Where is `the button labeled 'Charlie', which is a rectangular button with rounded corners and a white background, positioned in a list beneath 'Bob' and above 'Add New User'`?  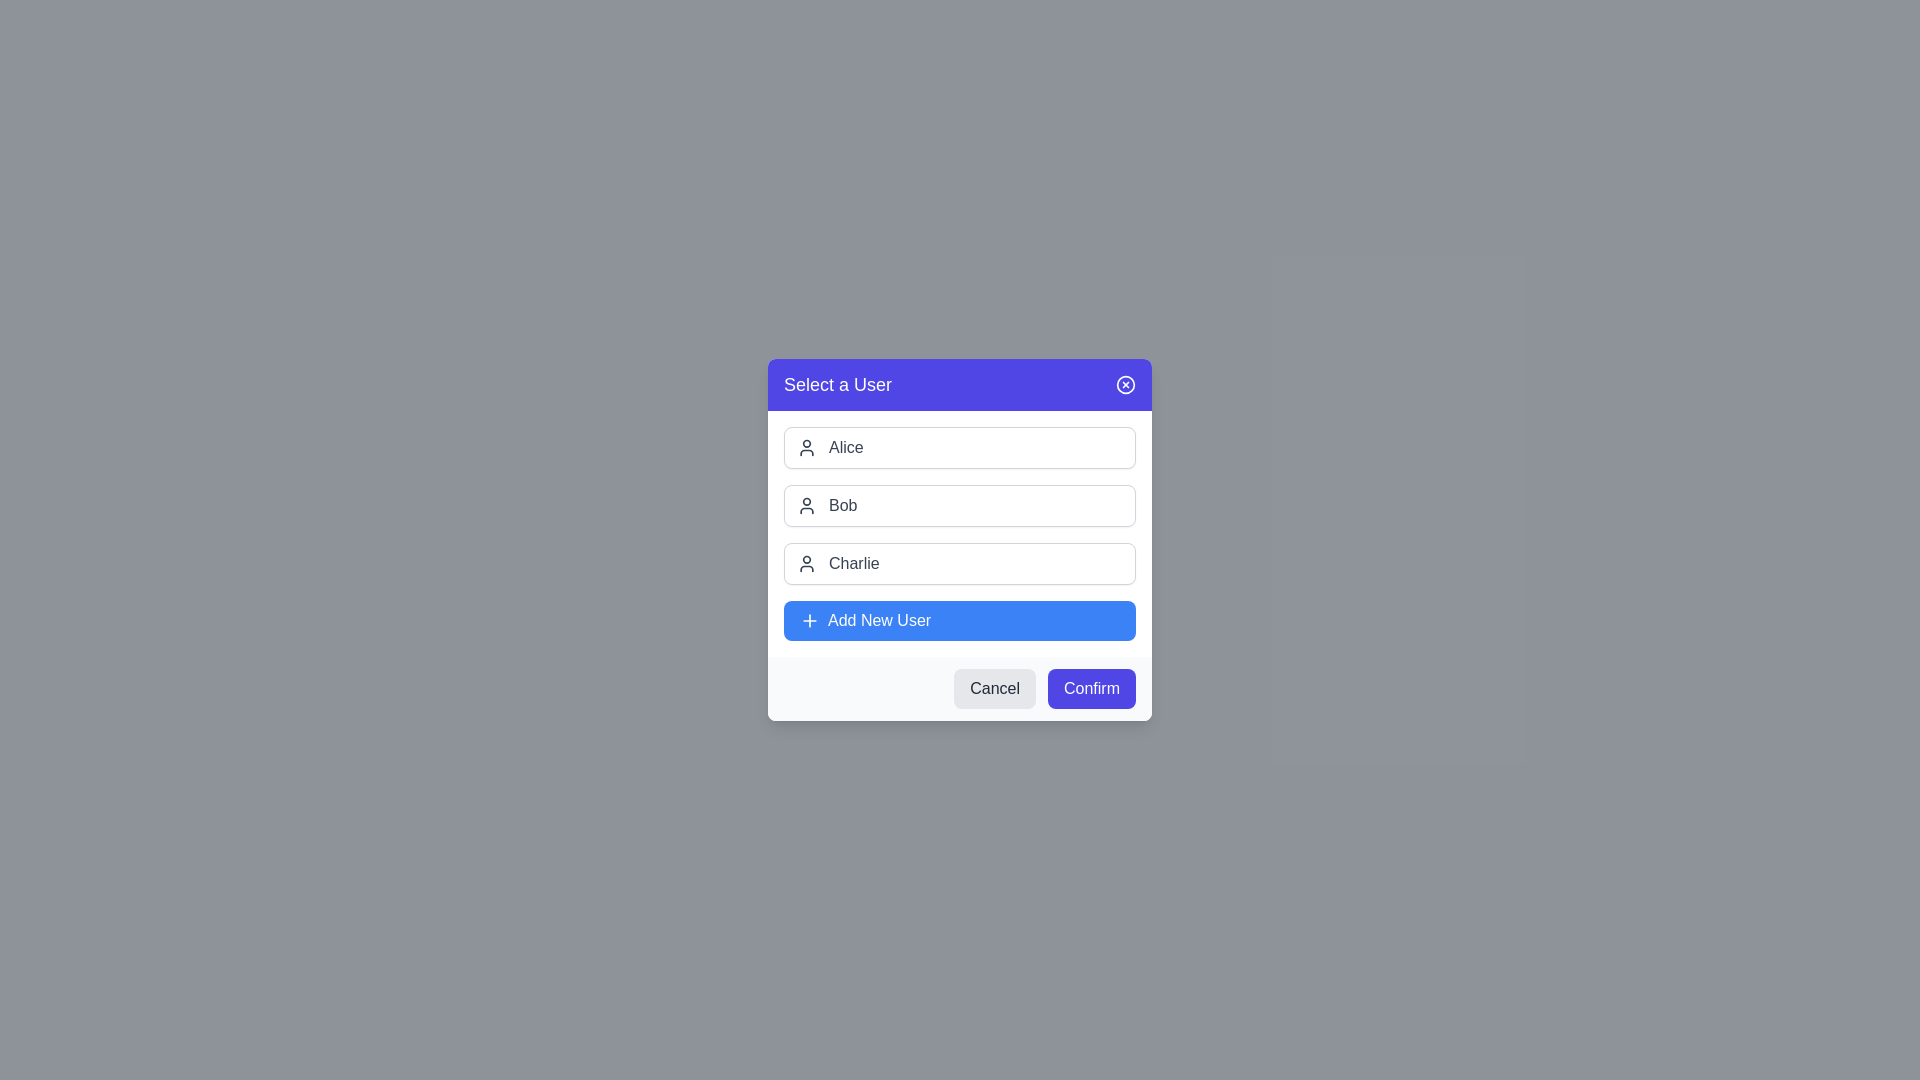
the button labeled 'Charlie', which is a rectangular button with rounded corners and a white background, positioned in a list beneath 'Bob' and above 'Add New User' is located at coordinates (960, 563).